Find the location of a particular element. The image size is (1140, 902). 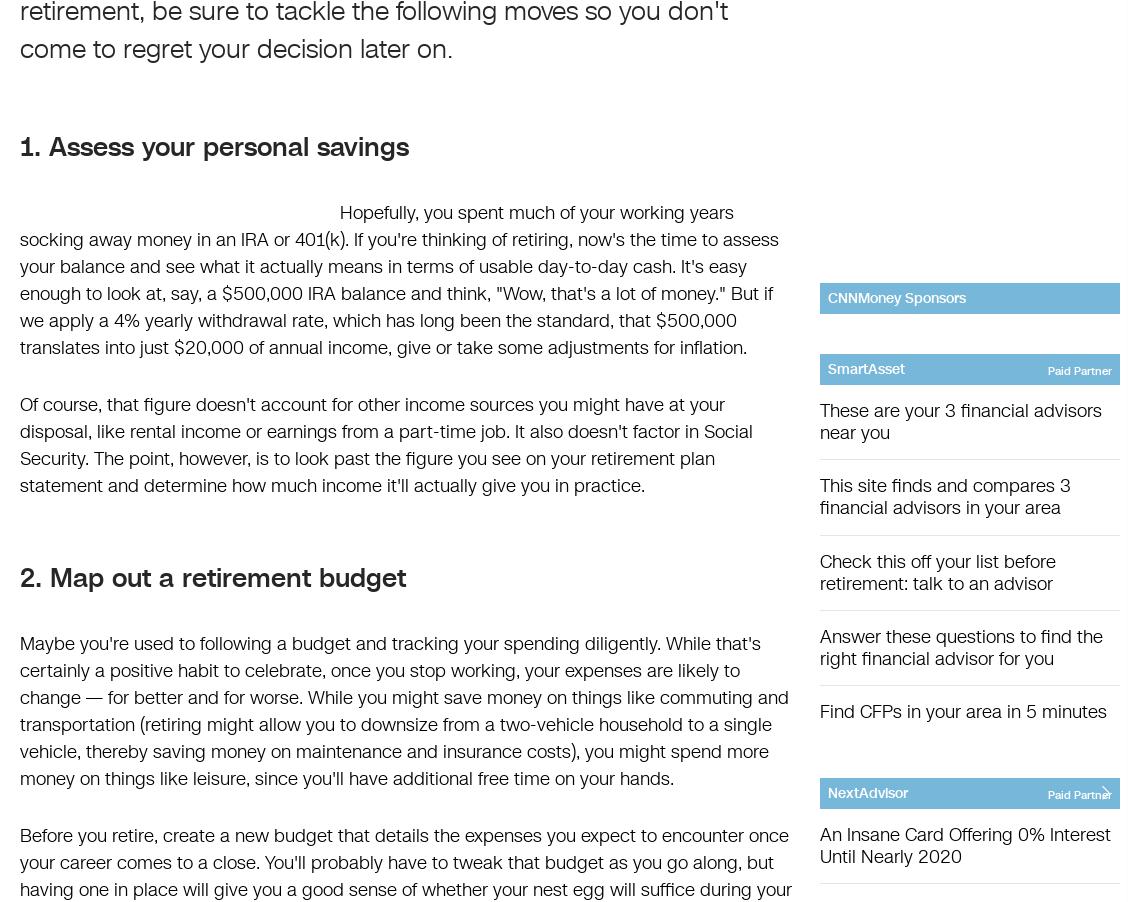

'1. Assess your personal savings' is located at coordinates (214, 147).